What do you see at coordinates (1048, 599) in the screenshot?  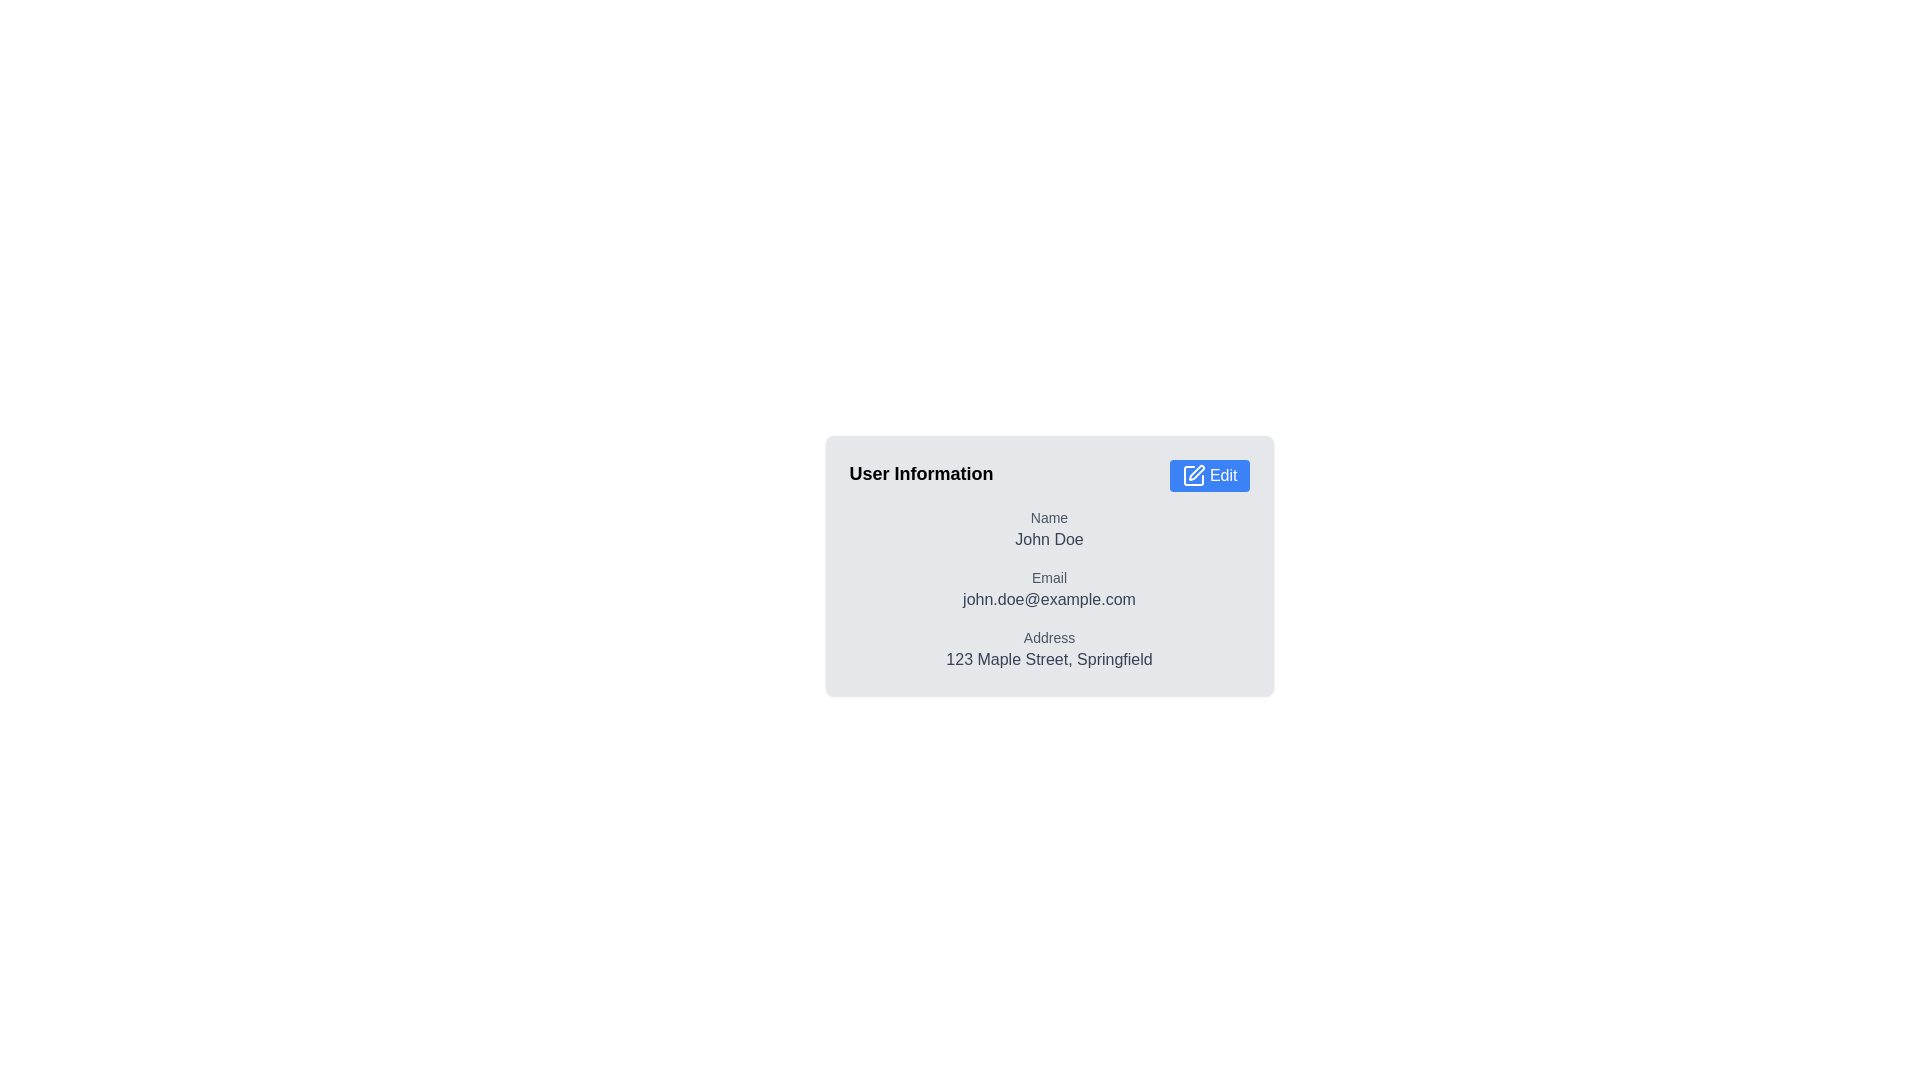 I see `the email address 'john.doe@example.com' displayed in the User Information section, which is centrally aligned below the 'Email' label` at bounding box center [1048, 599].